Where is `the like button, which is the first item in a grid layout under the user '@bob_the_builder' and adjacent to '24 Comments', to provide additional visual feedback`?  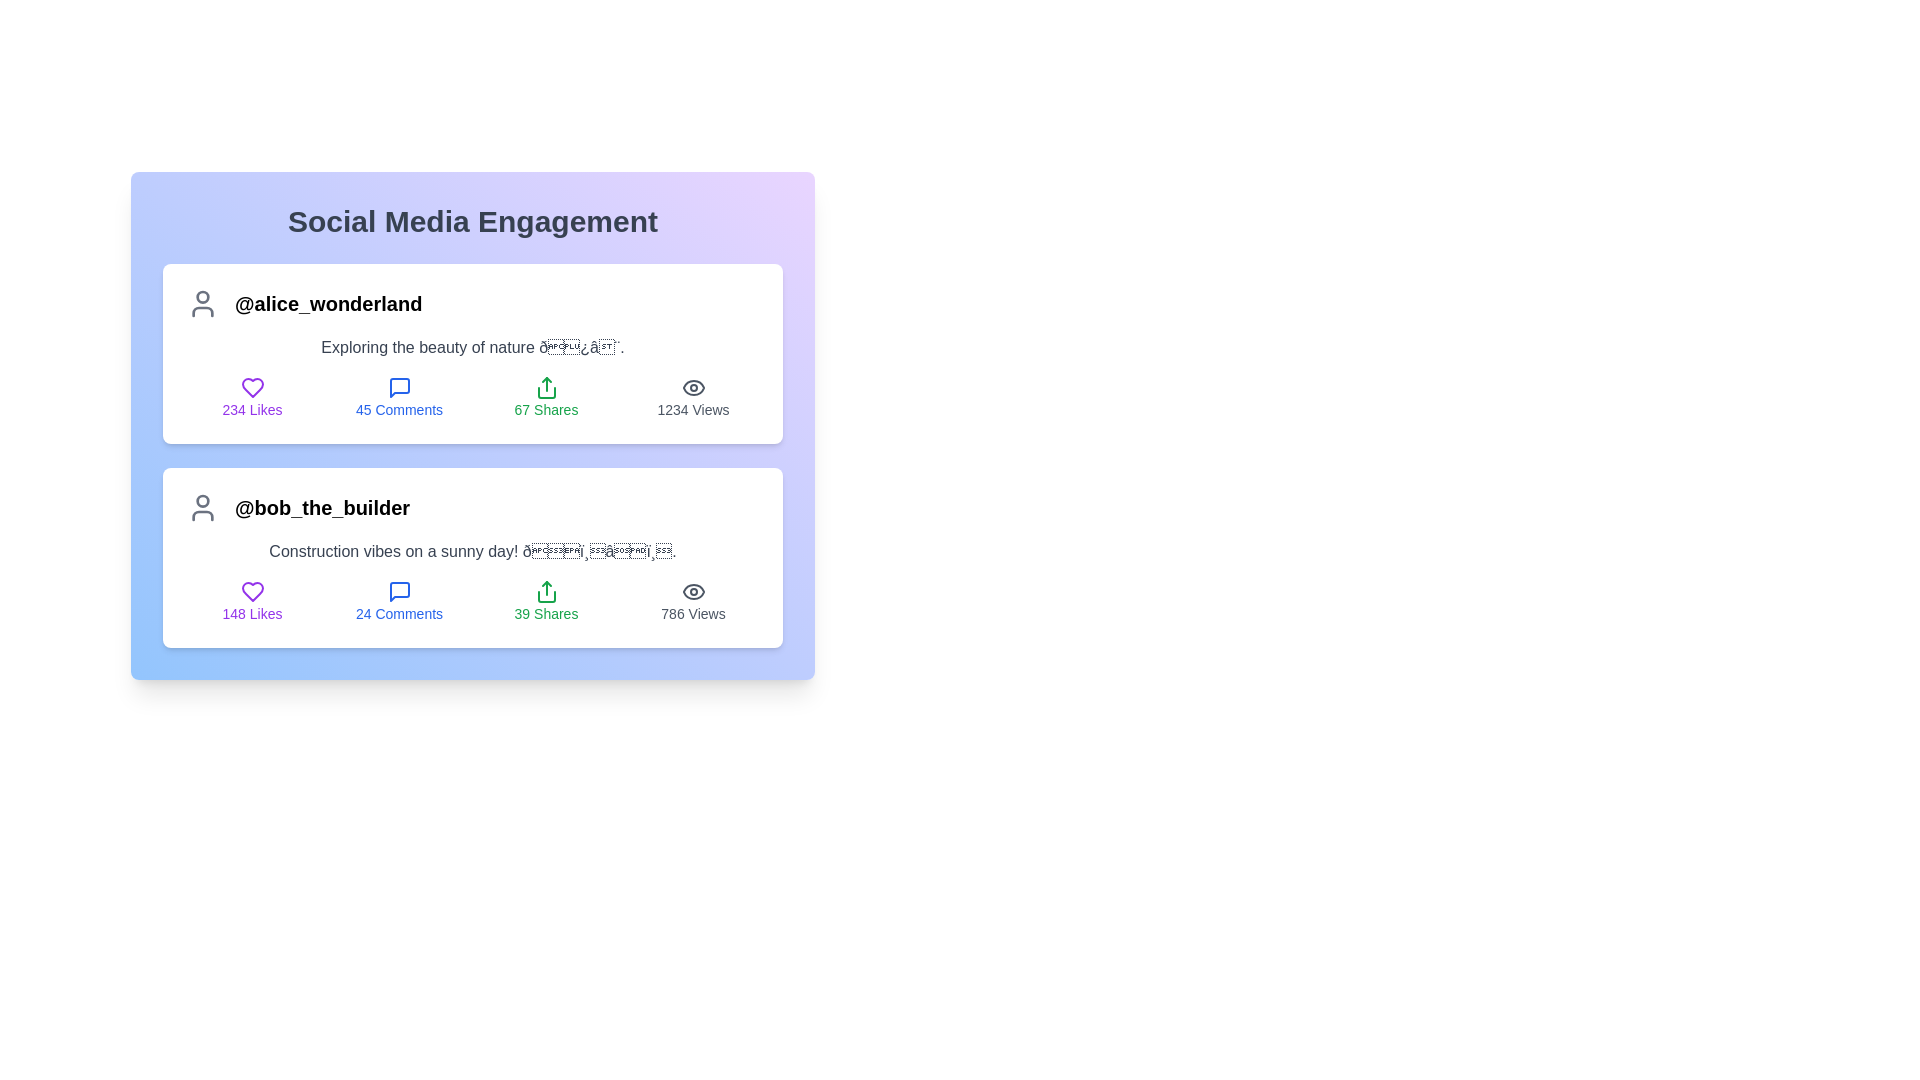
the like button, which is the first item in a grid layout under the user '@bob_the_builder' and adjacent to '24 Comments', to provide additional visual feedback is located at coordinates (251, 600).